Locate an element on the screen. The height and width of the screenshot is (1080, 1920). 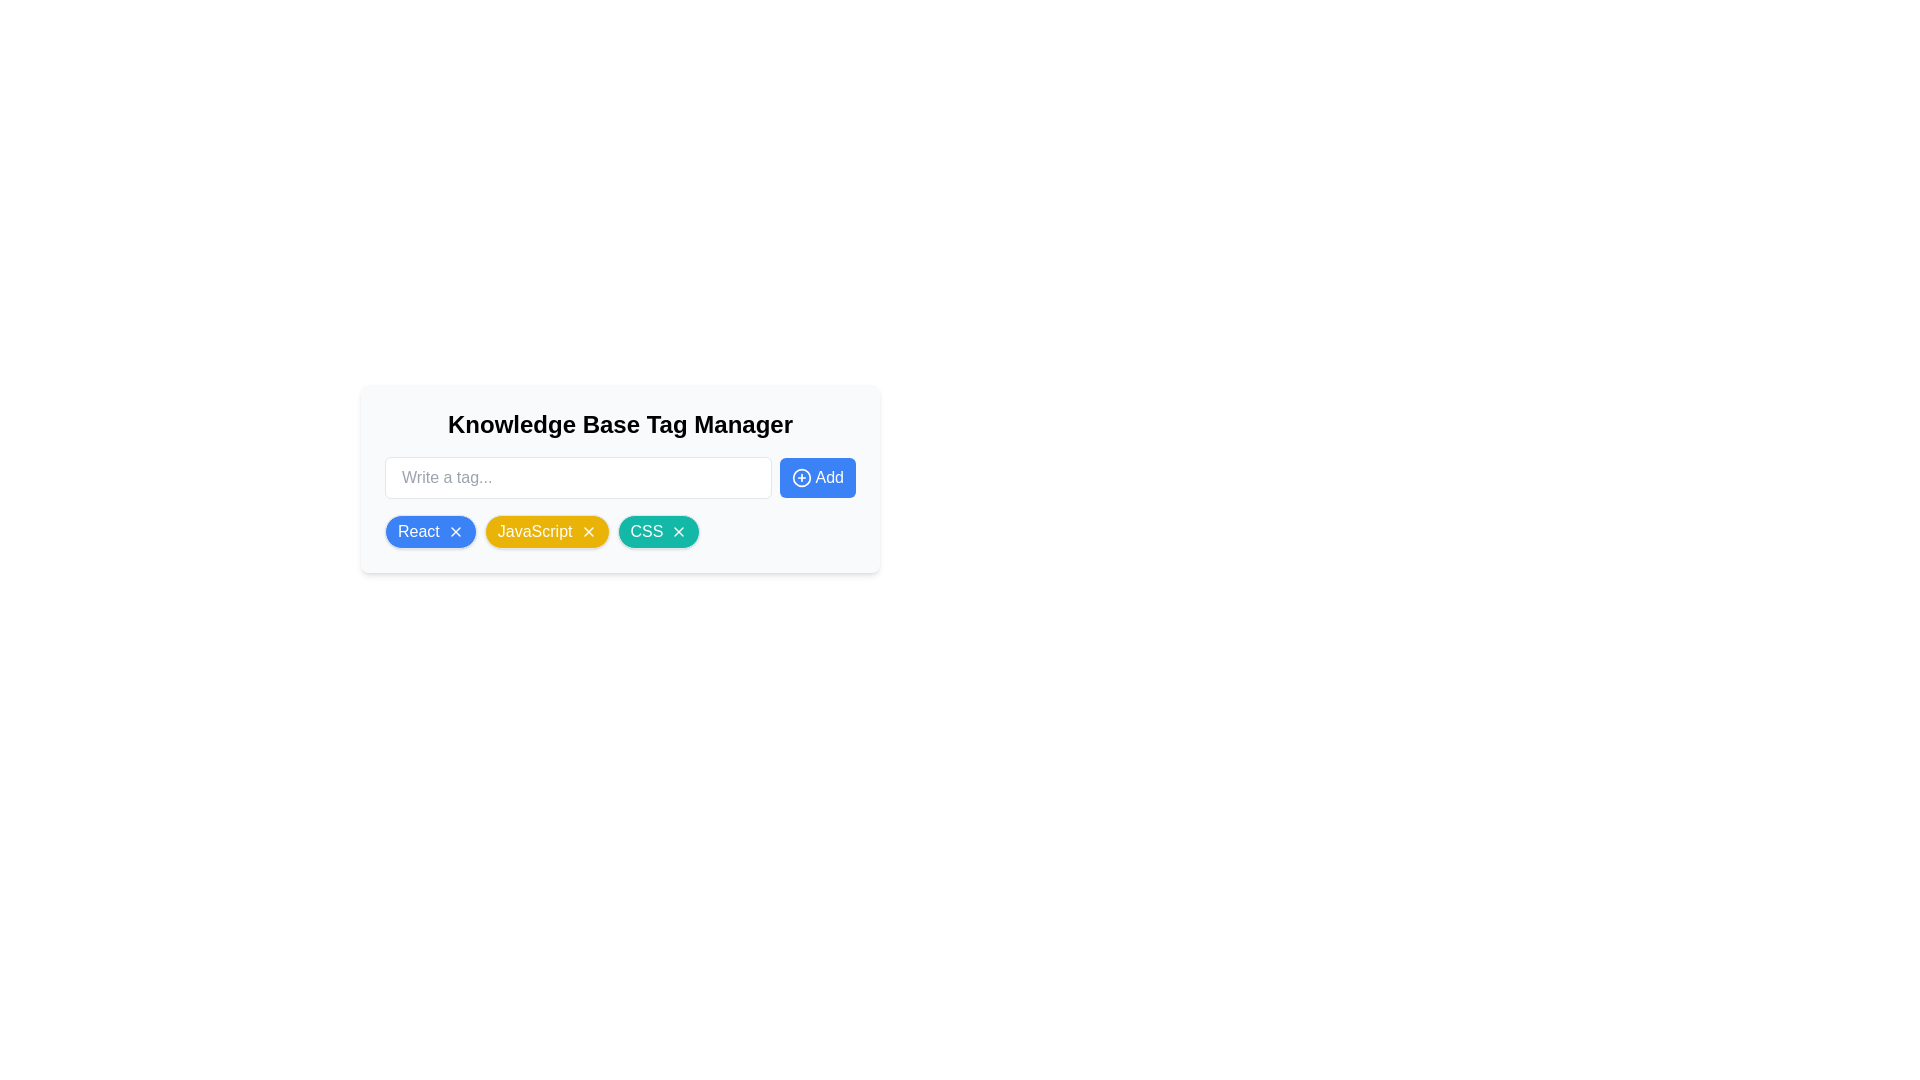
the text label 'React' displayed in white color on a blue rounded pill-shaped background, which is the first element in the row of tags is located at coordinates (417, 531).